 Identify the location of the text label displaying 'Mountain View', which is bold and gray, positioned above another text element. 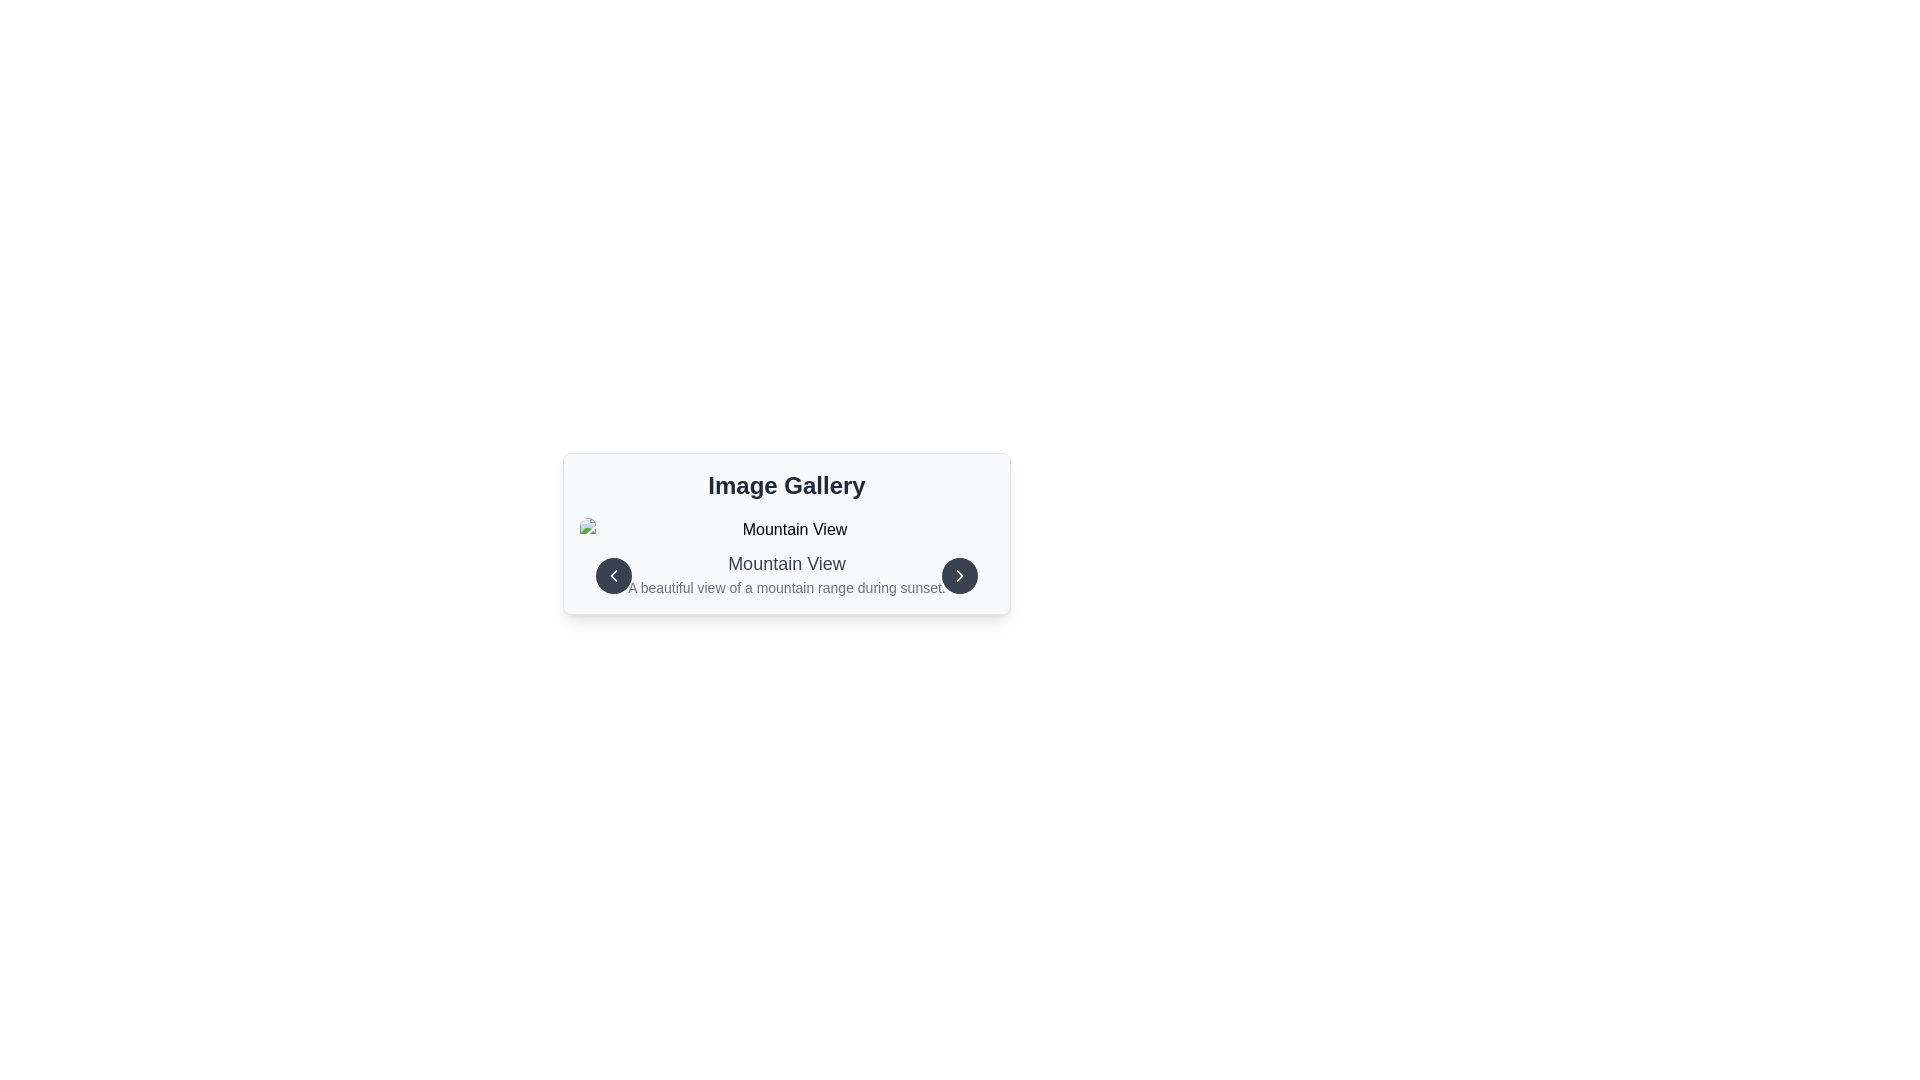
(786, 563).